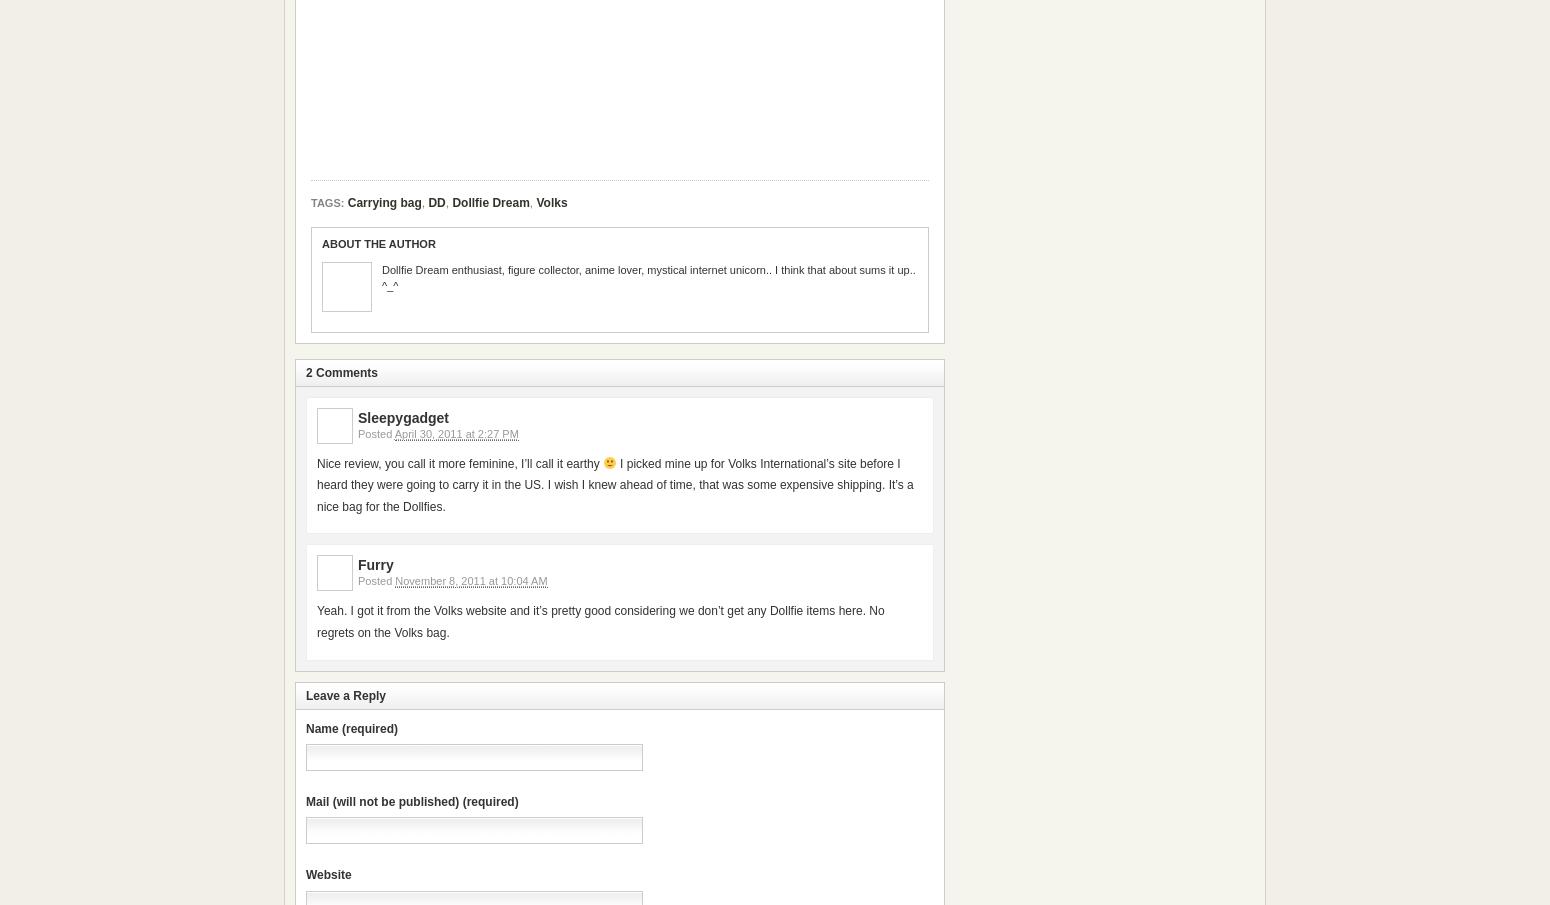  I want to click on 'Website', so click(327, 875).